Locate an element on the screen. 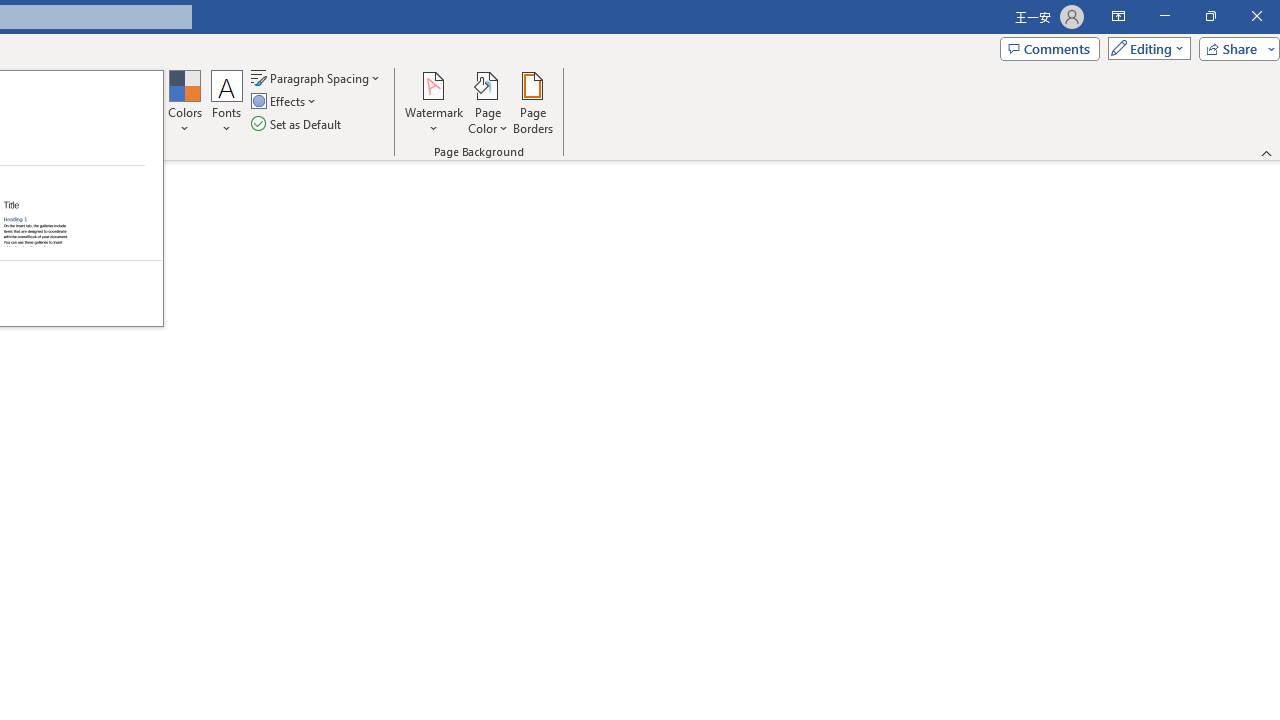 This screenshot has height=720, width=1280. 'Watermark' is located at coordinates (433, 103).